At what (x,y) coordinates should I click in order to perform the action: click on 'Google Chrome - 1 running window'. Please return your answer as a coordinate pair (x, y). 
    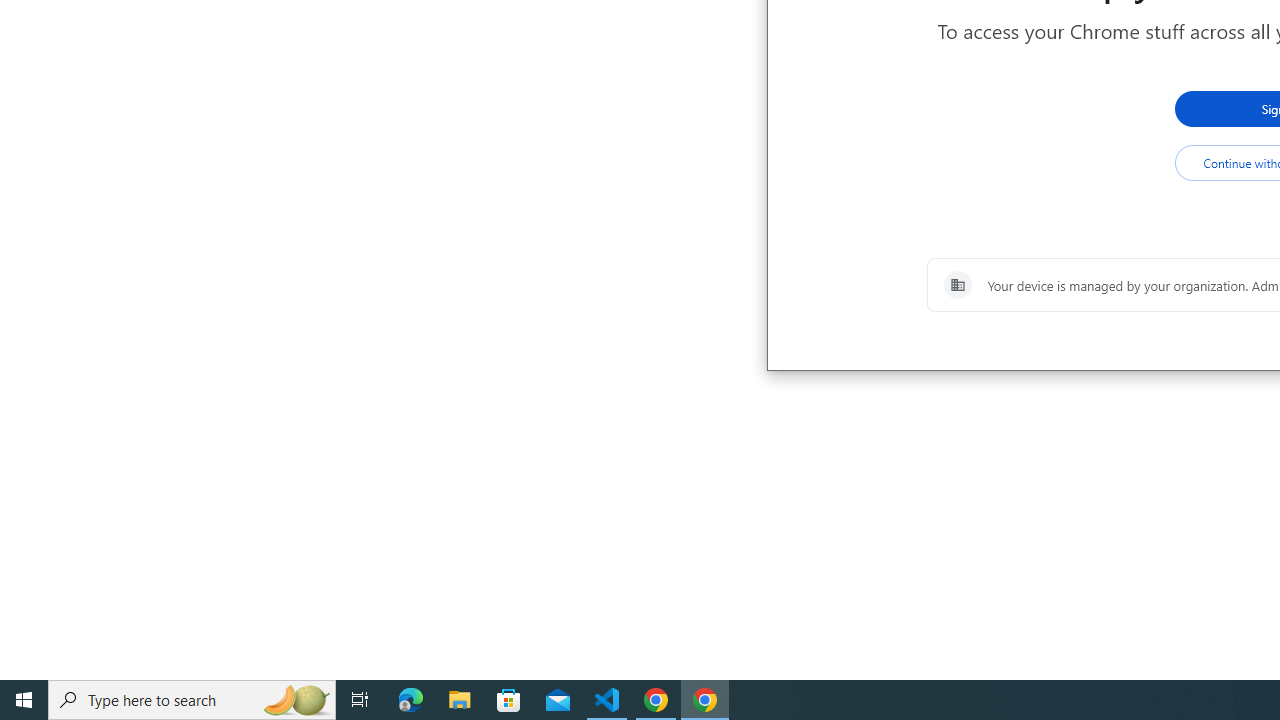
    Looking at the image, I should click on (705, 698).